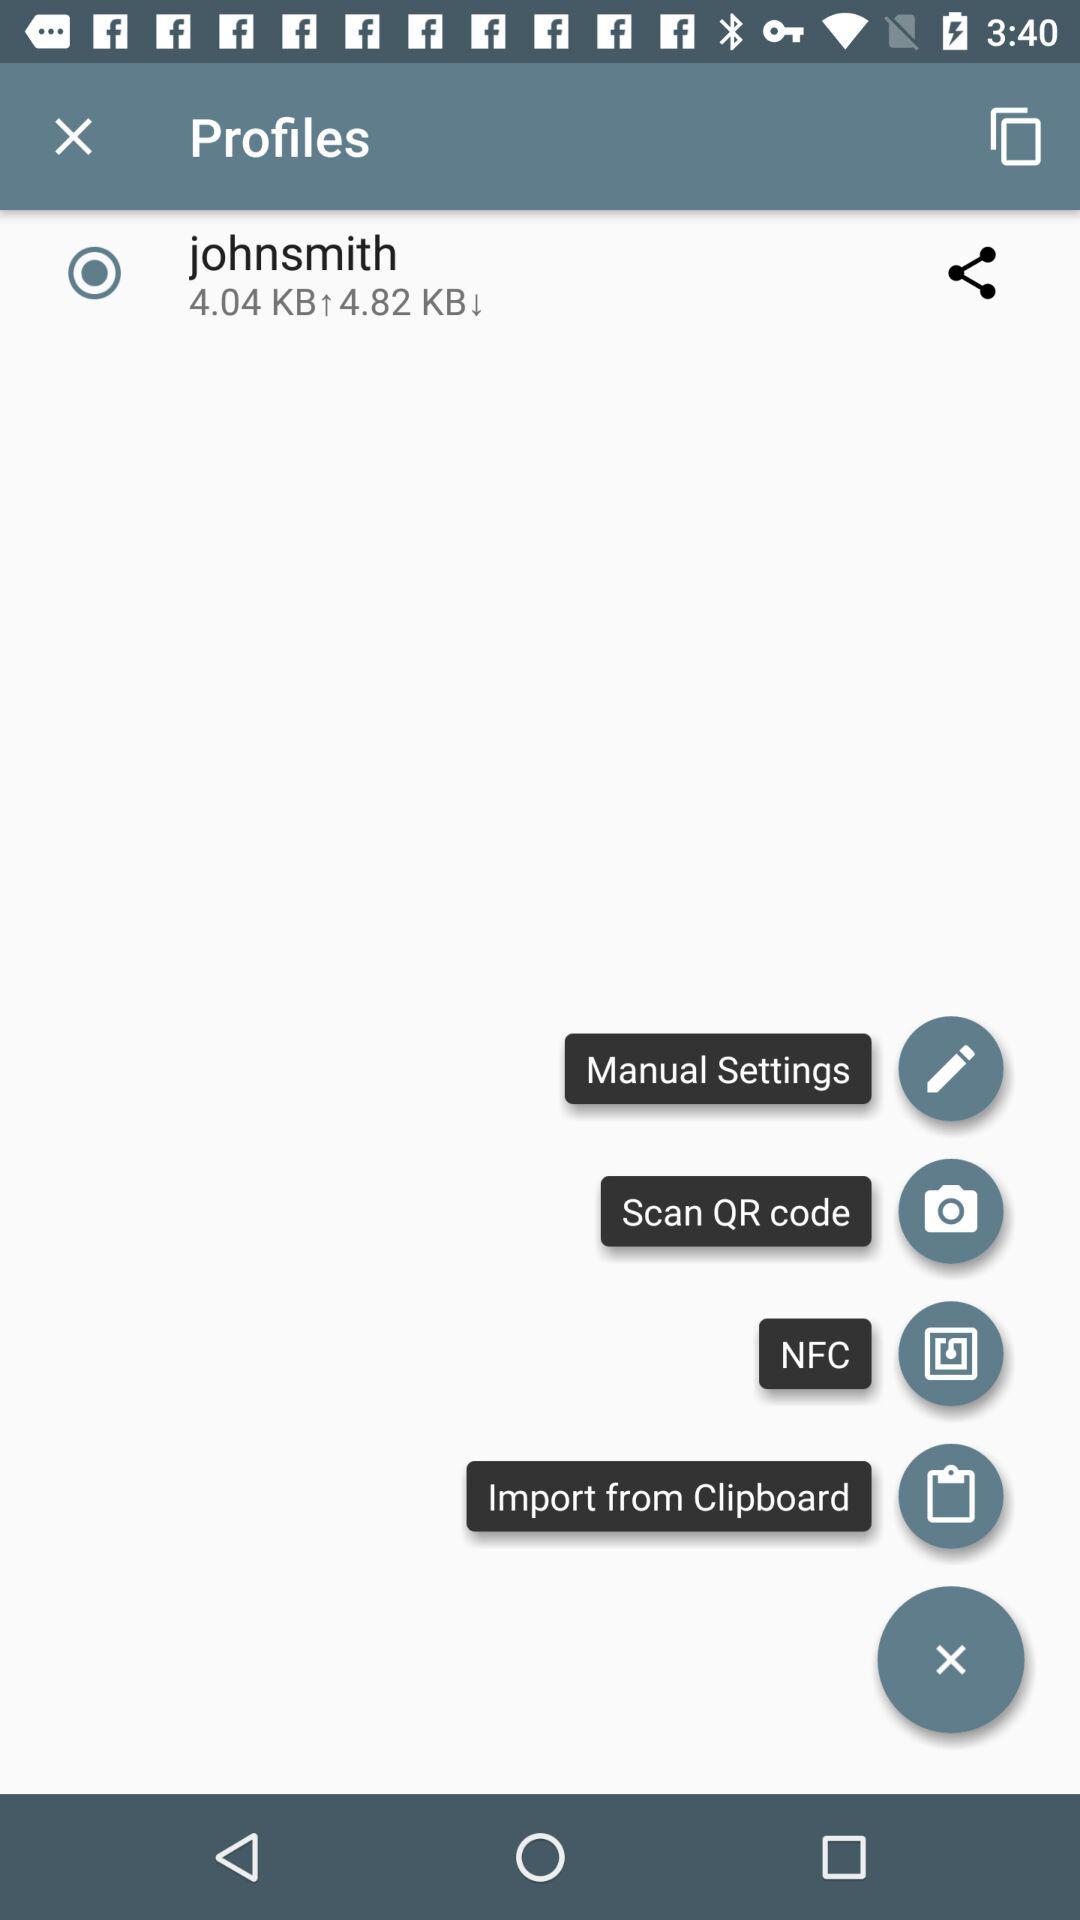 The width and height of the screenshot is (1080, 1920). What do you see at coordinates (950, 1353) in the screenshot?
I see `nfc recognition` at bounding box center [950, 1353].